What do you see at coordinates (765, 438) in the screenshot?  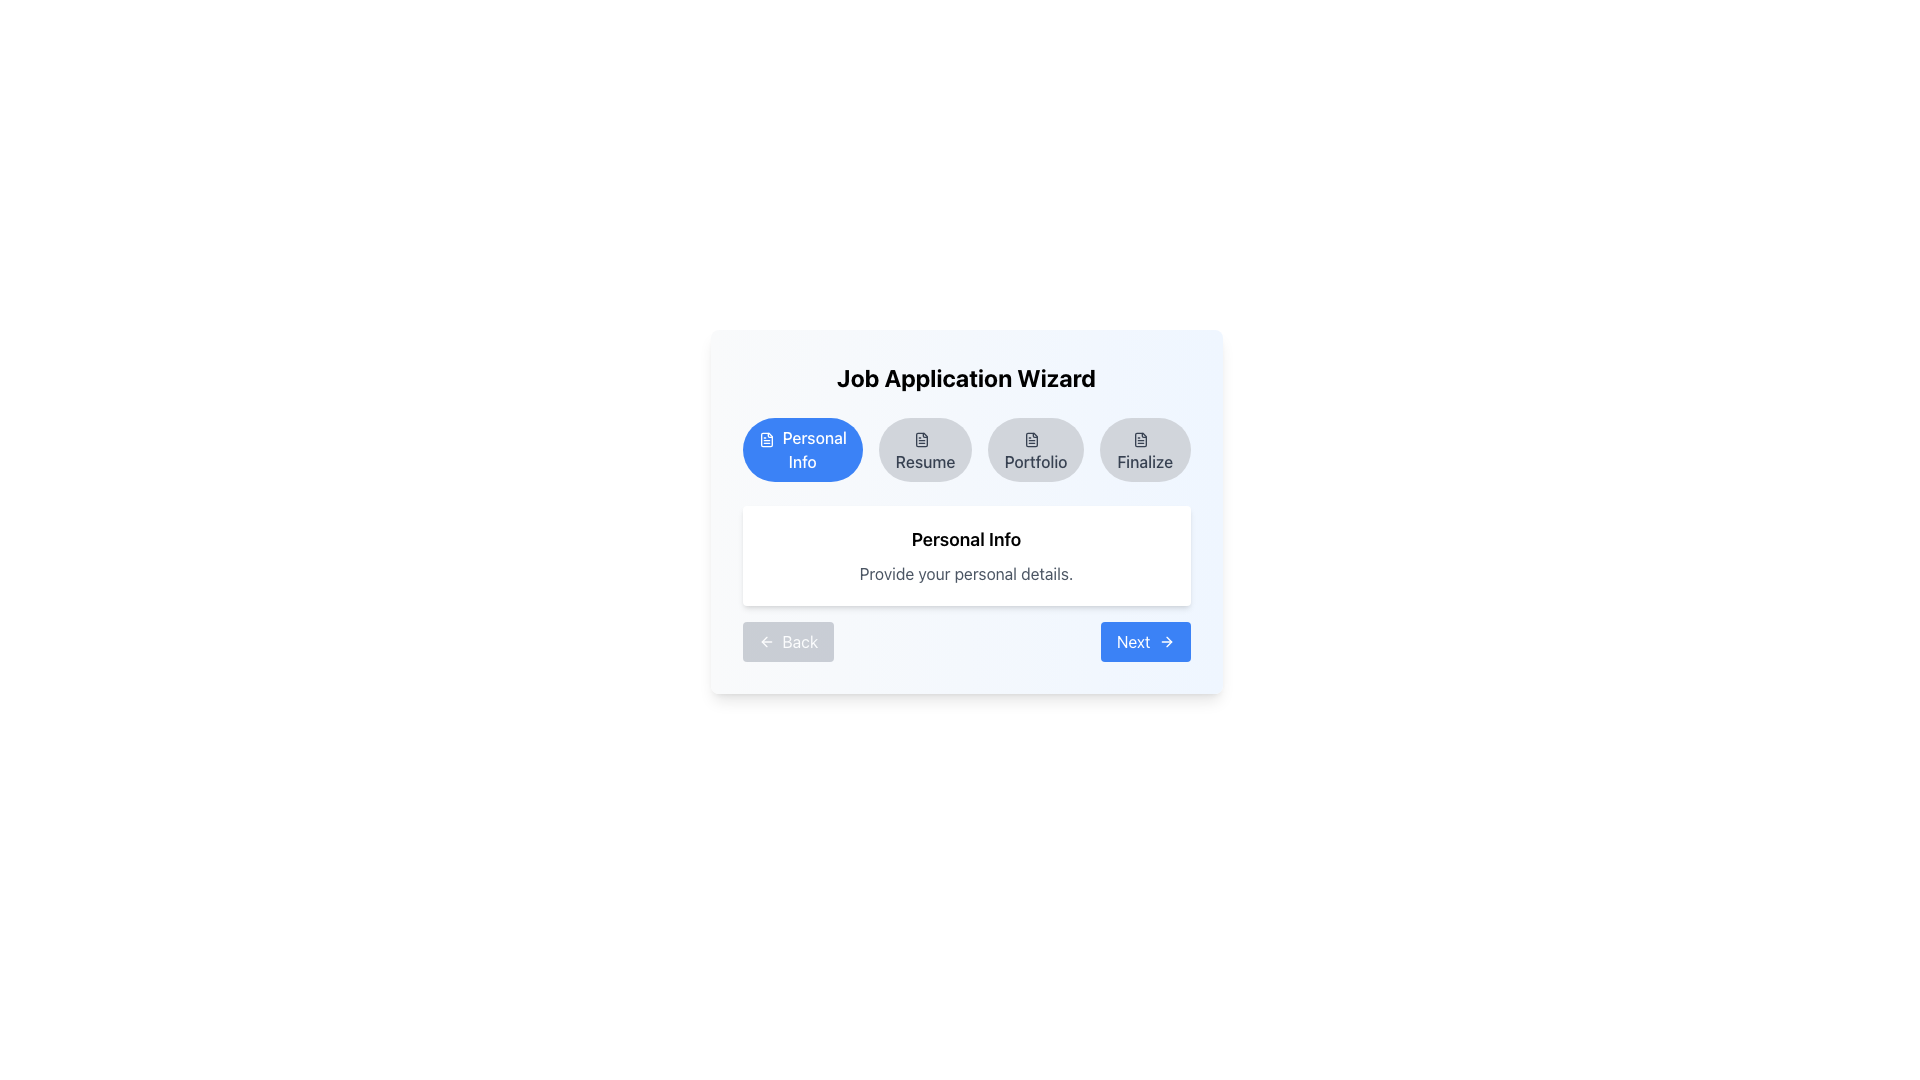 I see `the 'Personal Info' icon located to the left of the 'Personal Info' text within the rounded blue button in the top navigation bar` at bounding box center [765, 438].